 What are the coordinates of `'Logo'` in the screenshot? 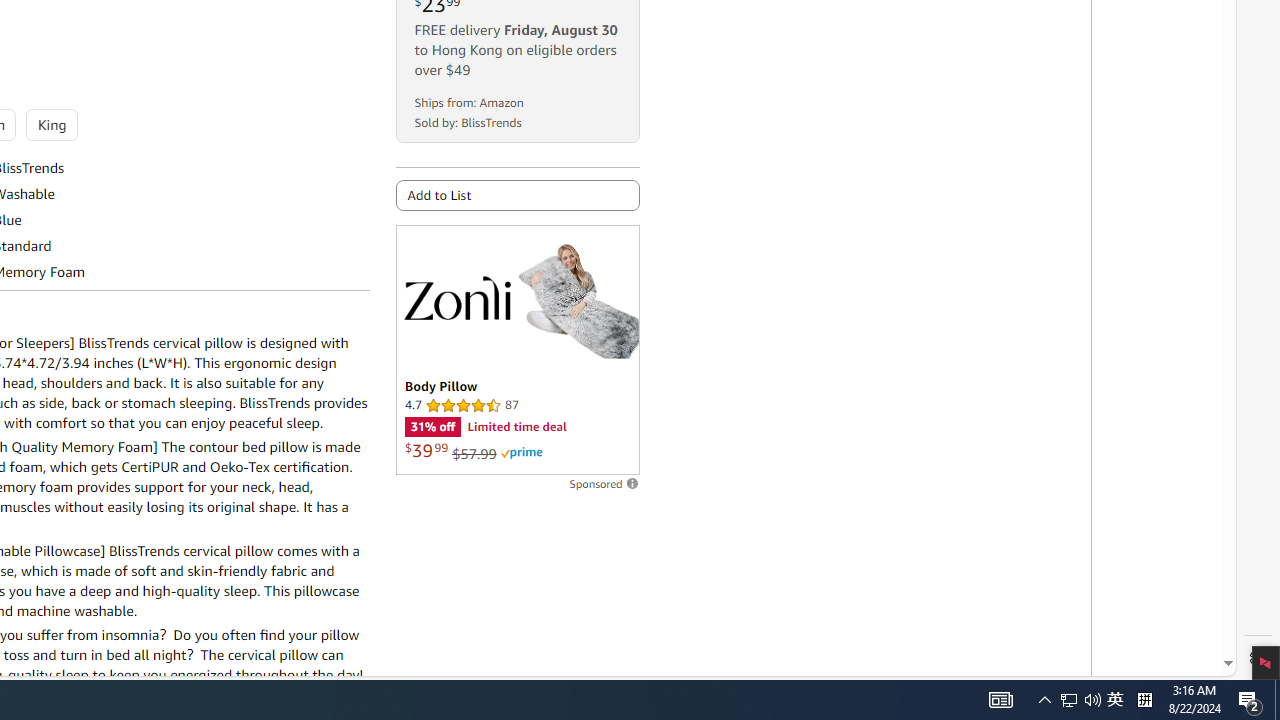 It's located at (455, 297).